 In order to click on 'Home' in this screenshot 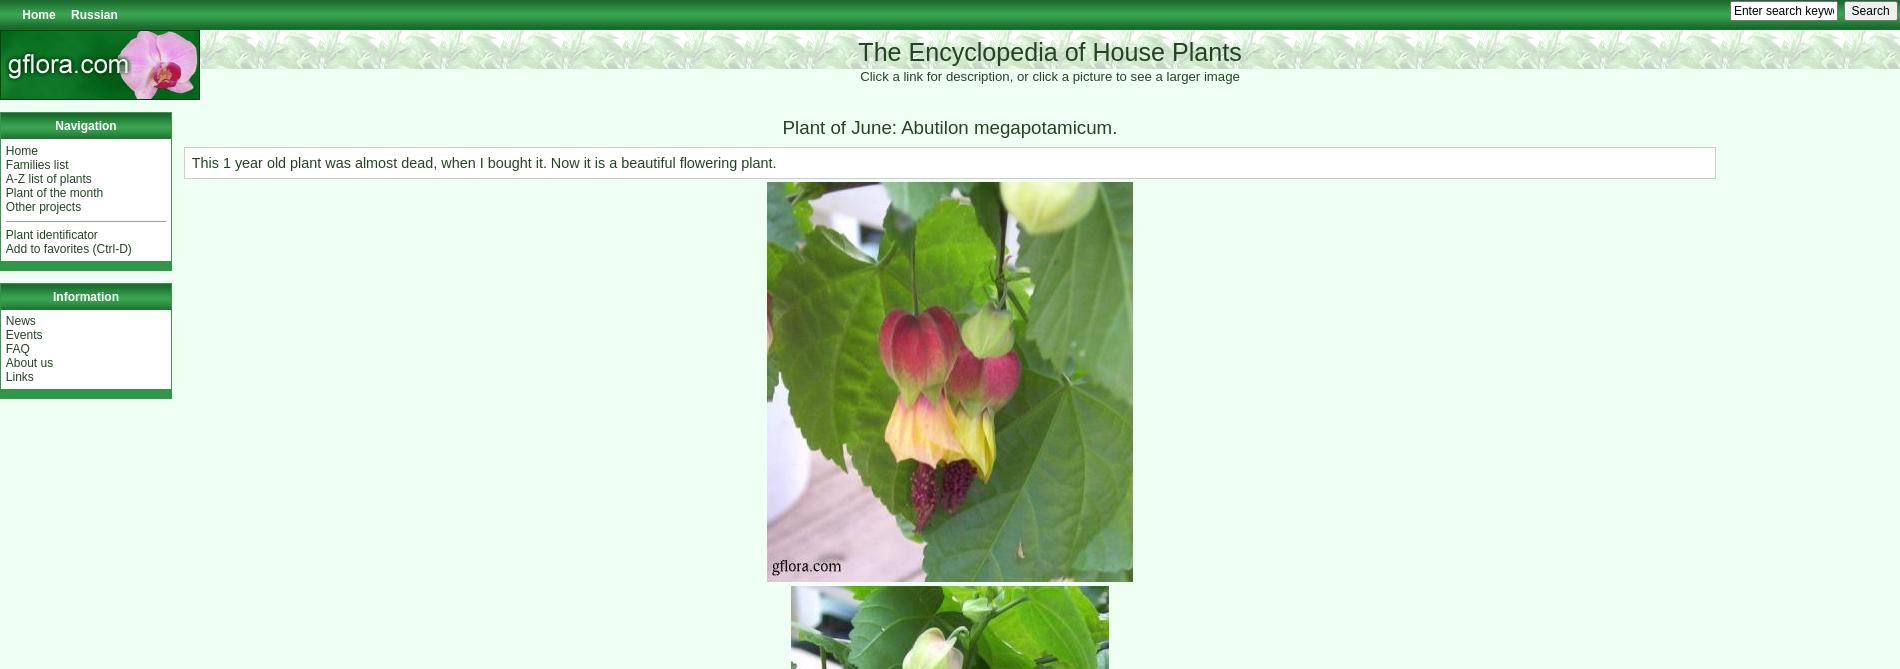, I will do `click(21, 148)`.